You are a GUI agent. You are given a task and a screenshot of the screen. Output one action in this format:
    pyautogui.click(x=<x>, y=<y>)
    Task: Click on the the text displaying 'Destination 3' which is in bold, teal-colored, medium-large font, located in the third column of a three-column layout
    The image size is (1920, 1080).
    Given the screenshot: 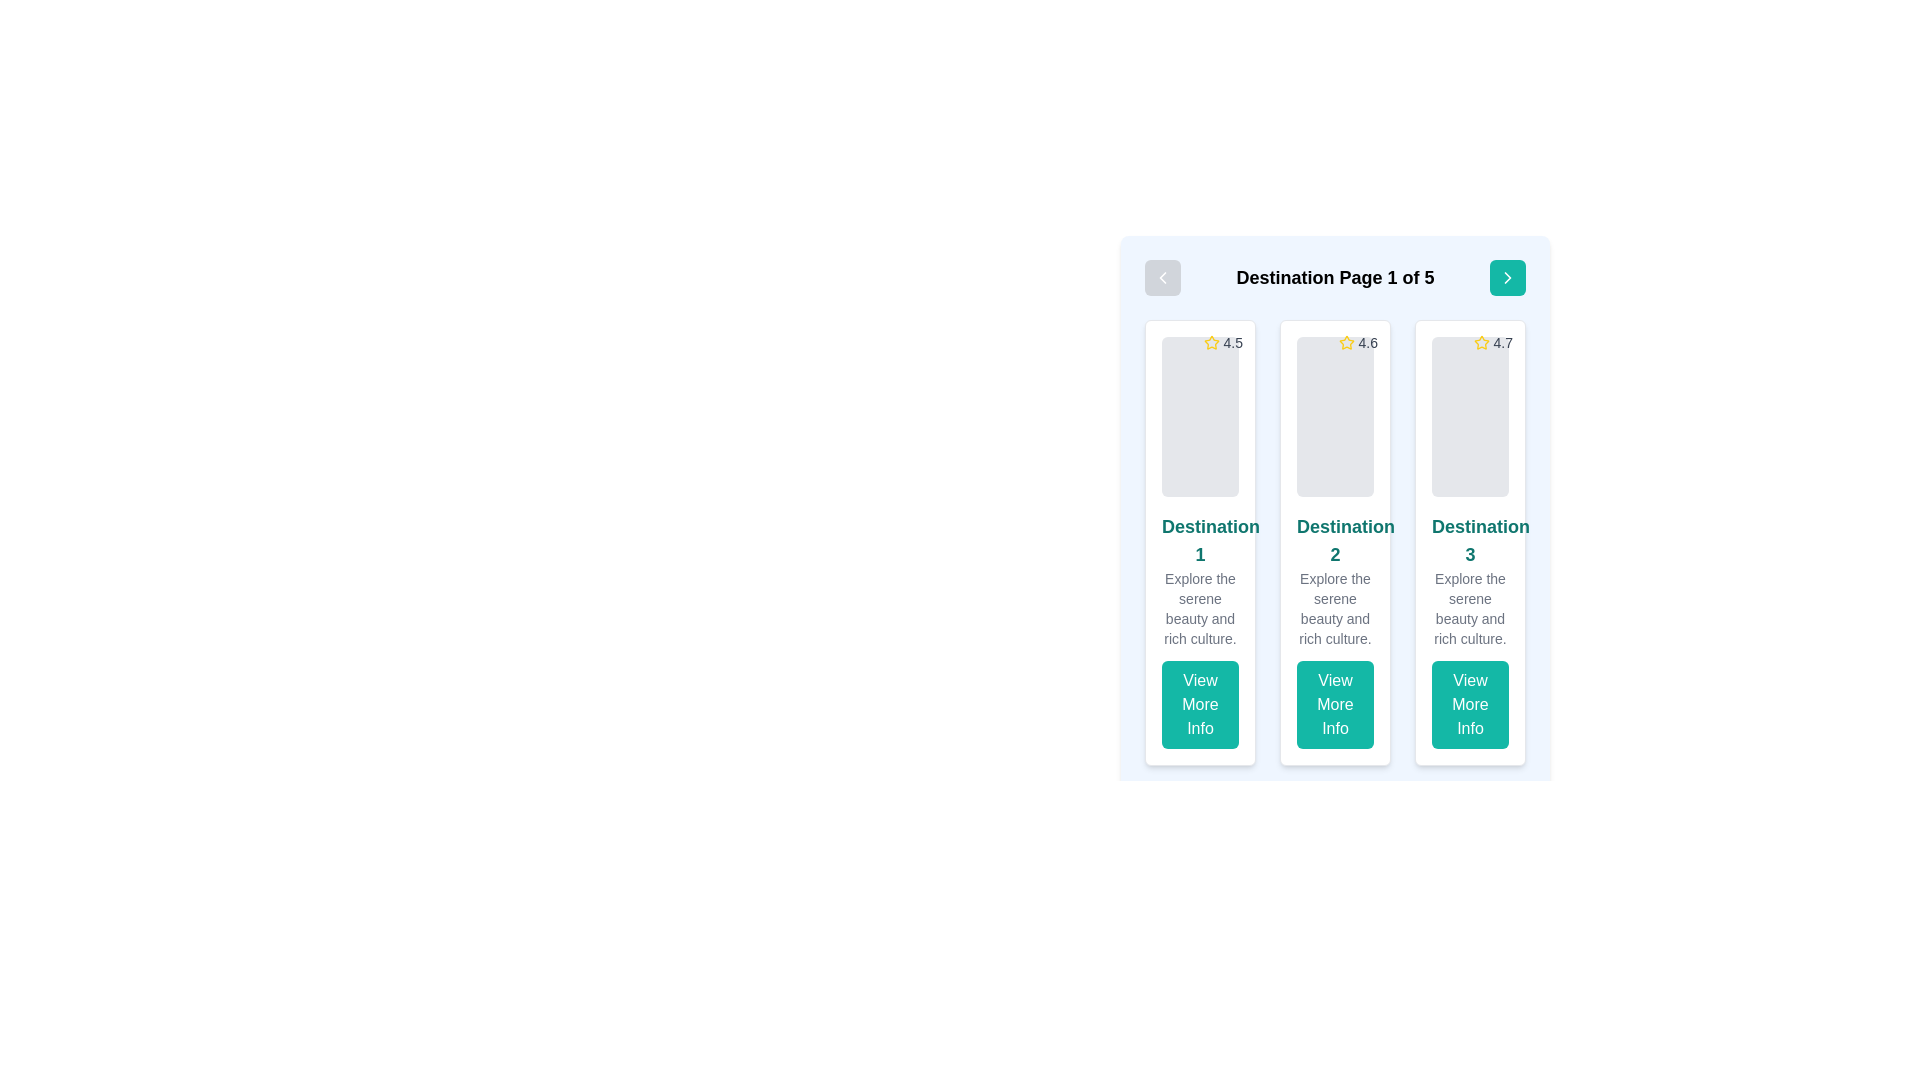 What is the action you would take?
    pyautogui.click(x=1470, y=540)
    